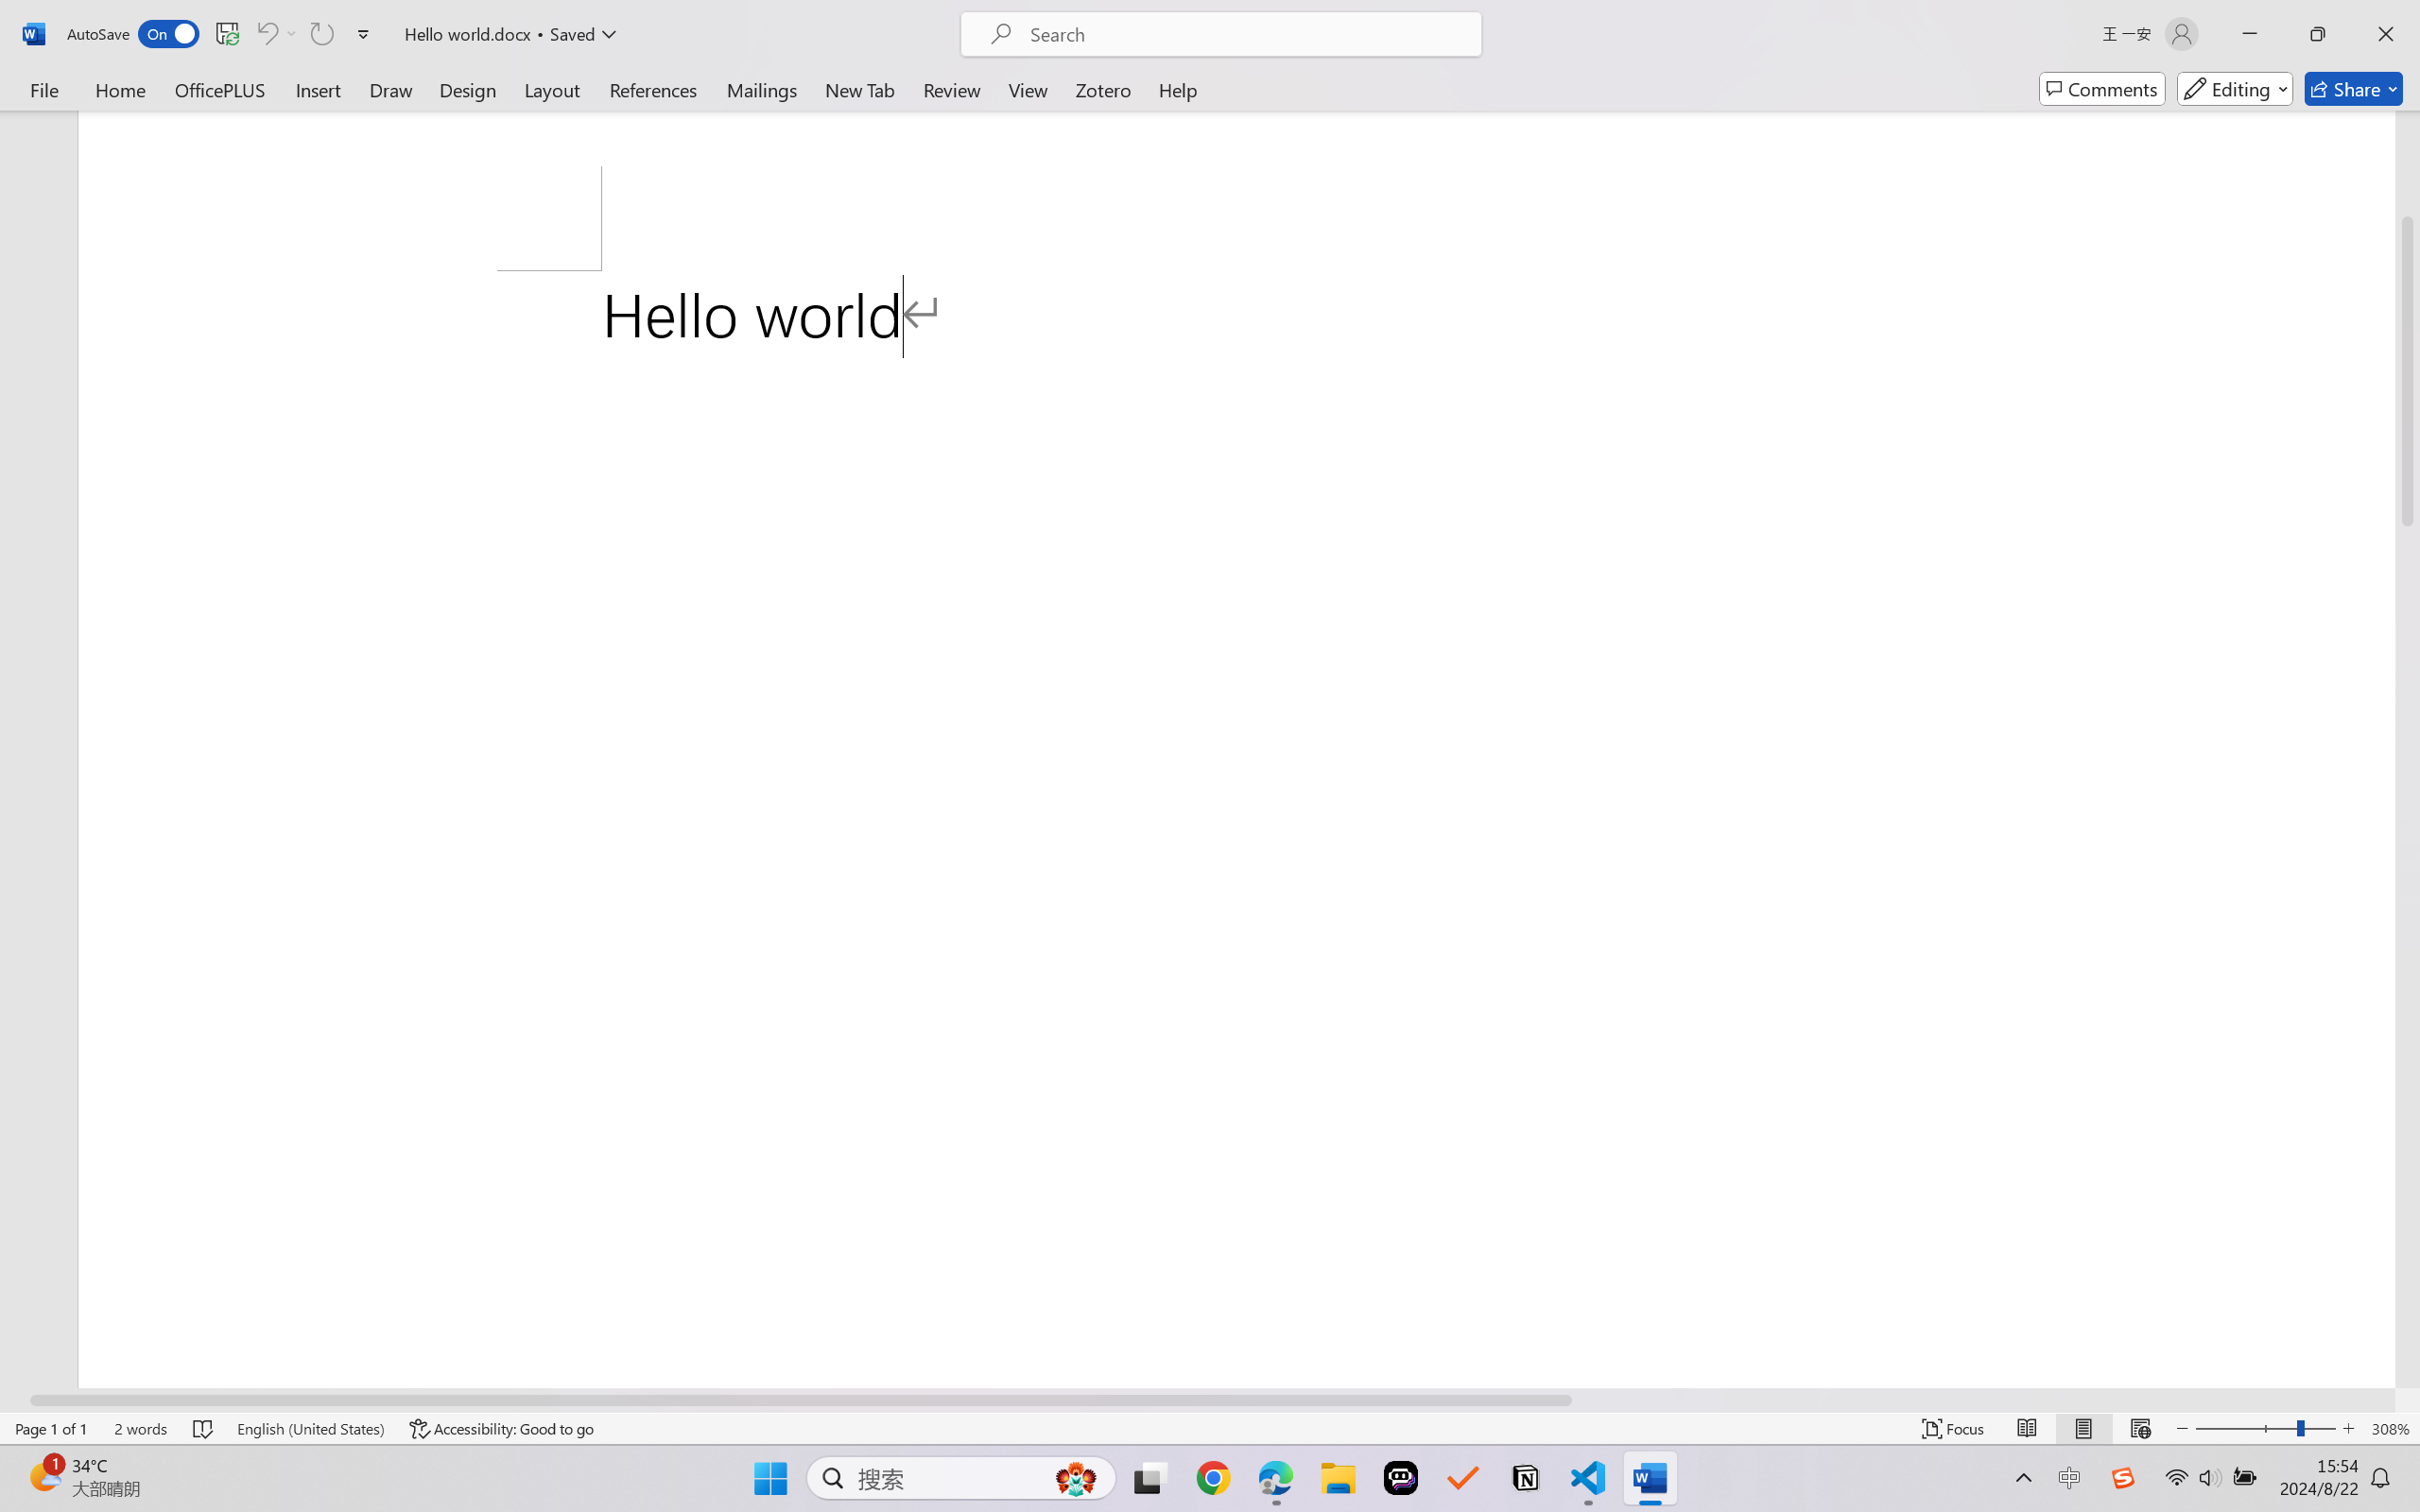 This screenshot has height=1512, width=2420. Describe the element at coordinates (274, 33) in the screenshot. I see `'Can'` at that location.